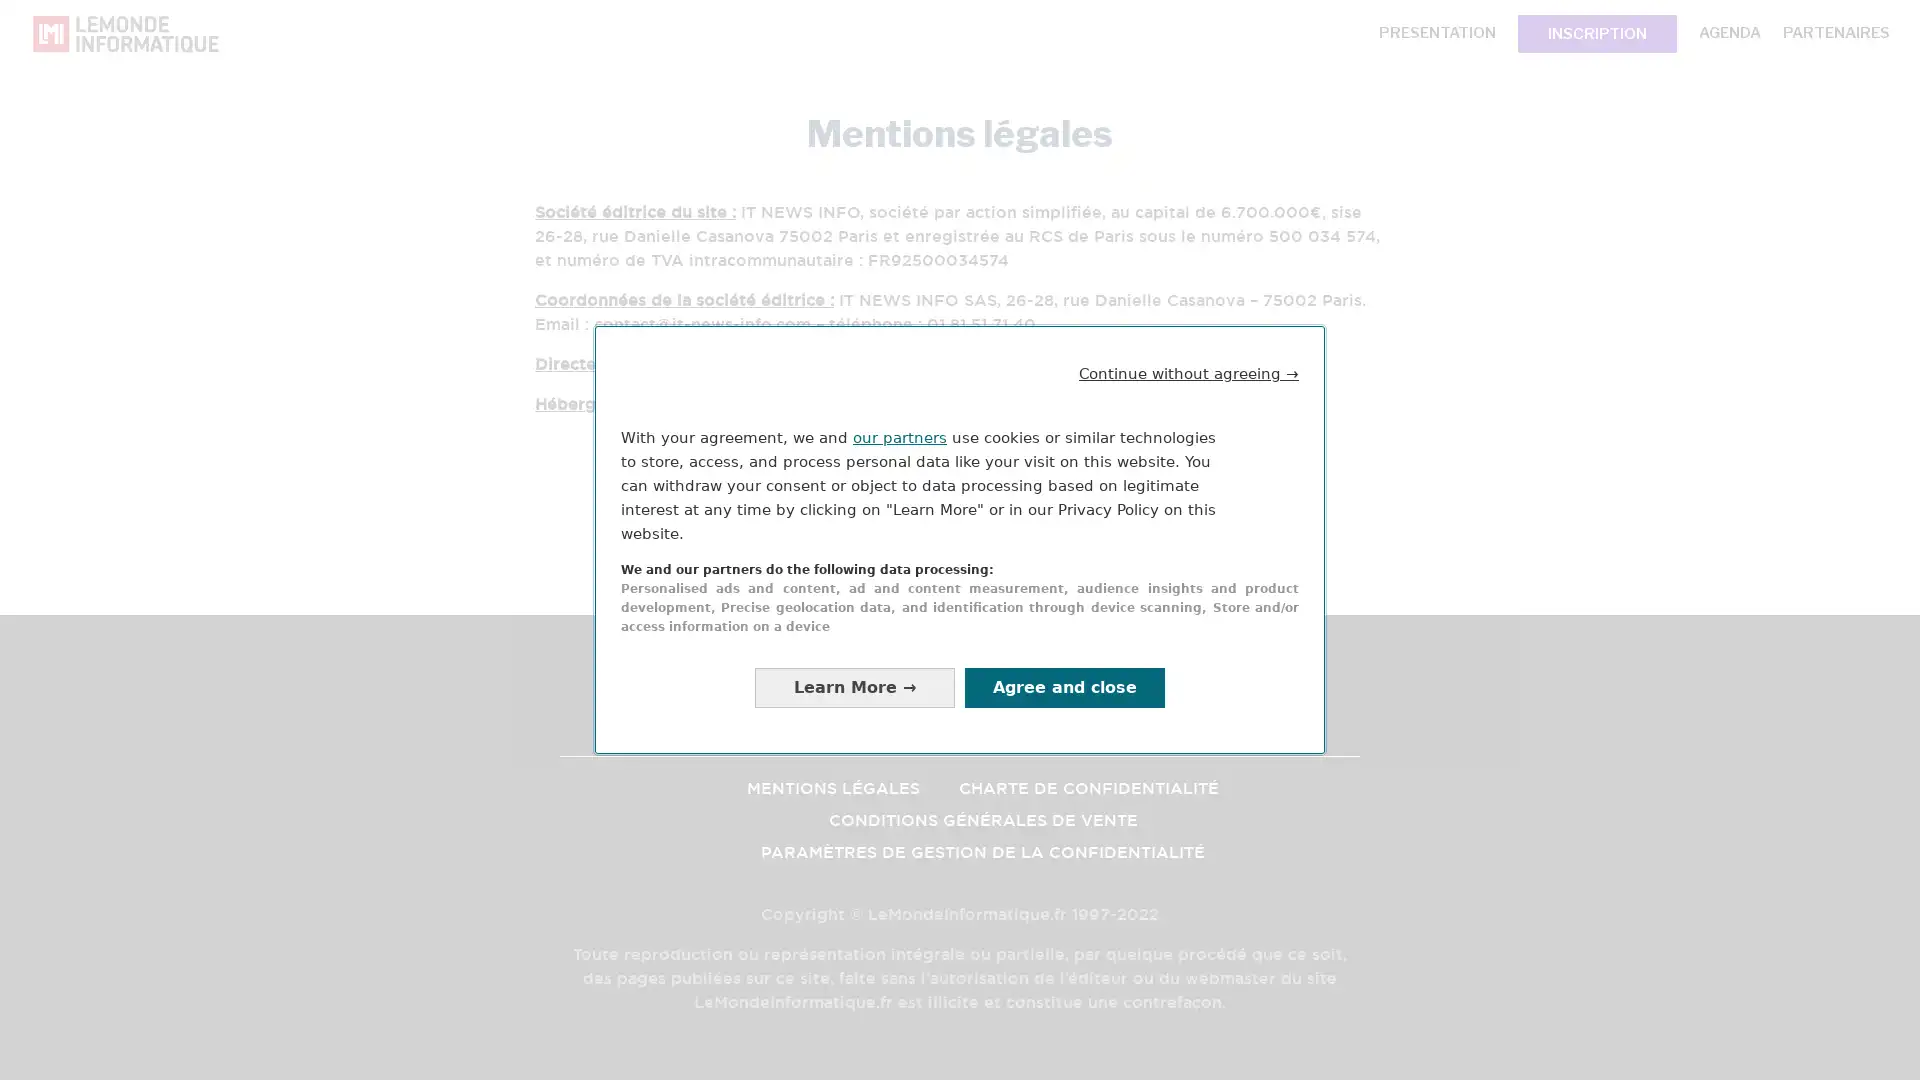  Describe the element at coordinates (854, 686) in the screenshot. I see `Configure your consents` at that location.